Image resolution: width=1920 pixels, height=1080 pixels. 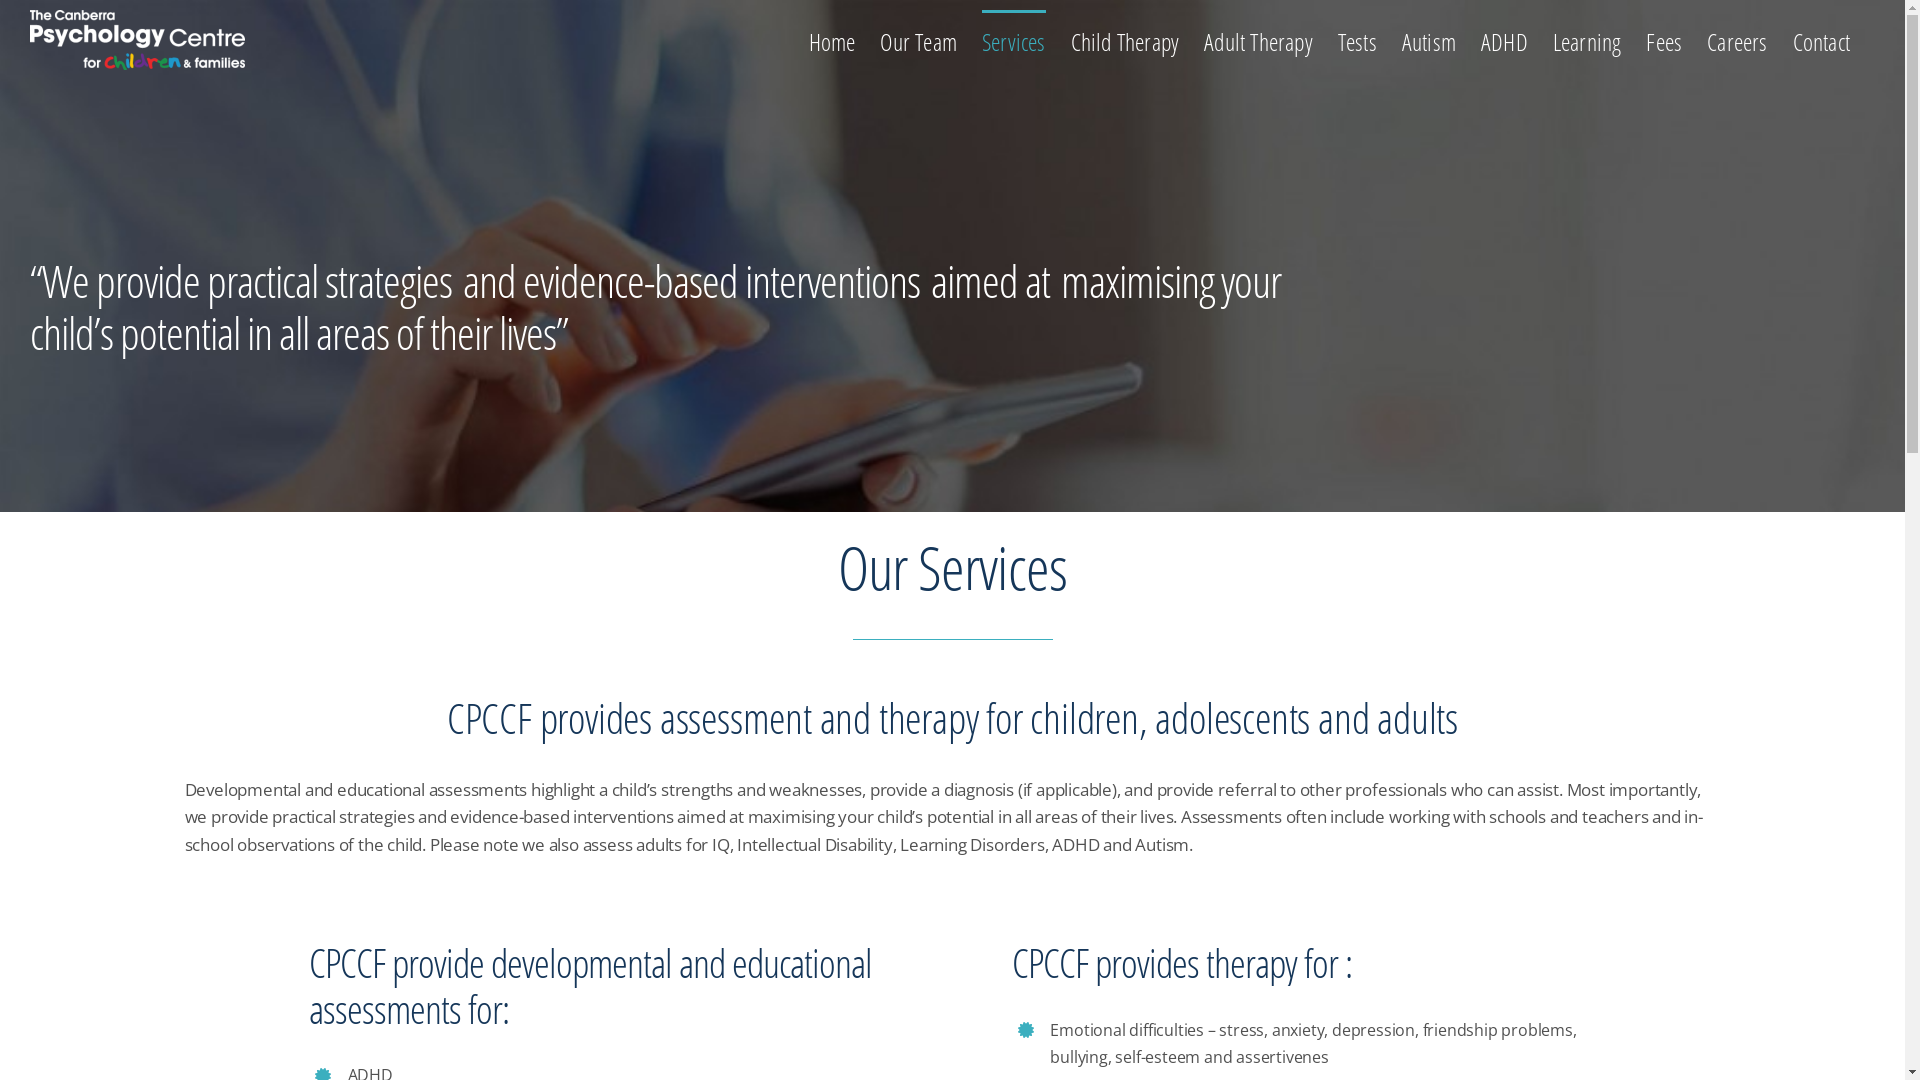 I want to click on 'Contact', so click(x=1821, y=39).